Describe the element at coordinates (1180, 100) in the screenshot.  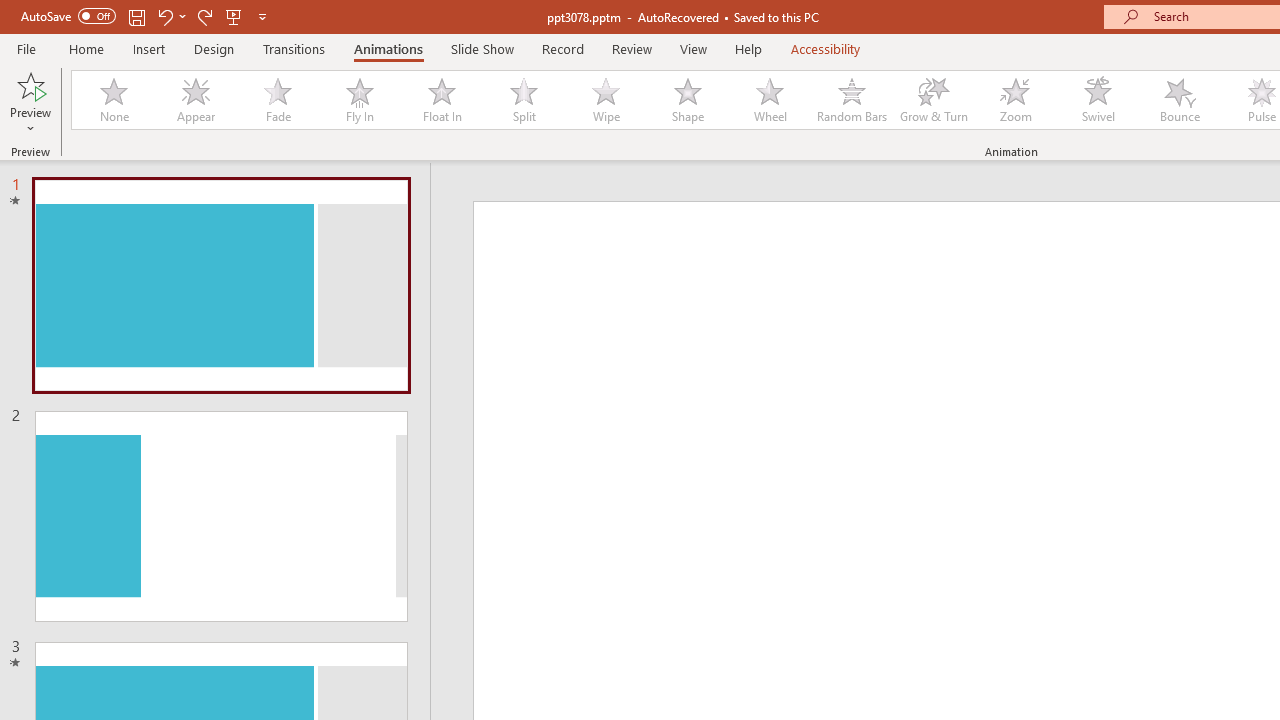
I see `'Bounce'` at that location.